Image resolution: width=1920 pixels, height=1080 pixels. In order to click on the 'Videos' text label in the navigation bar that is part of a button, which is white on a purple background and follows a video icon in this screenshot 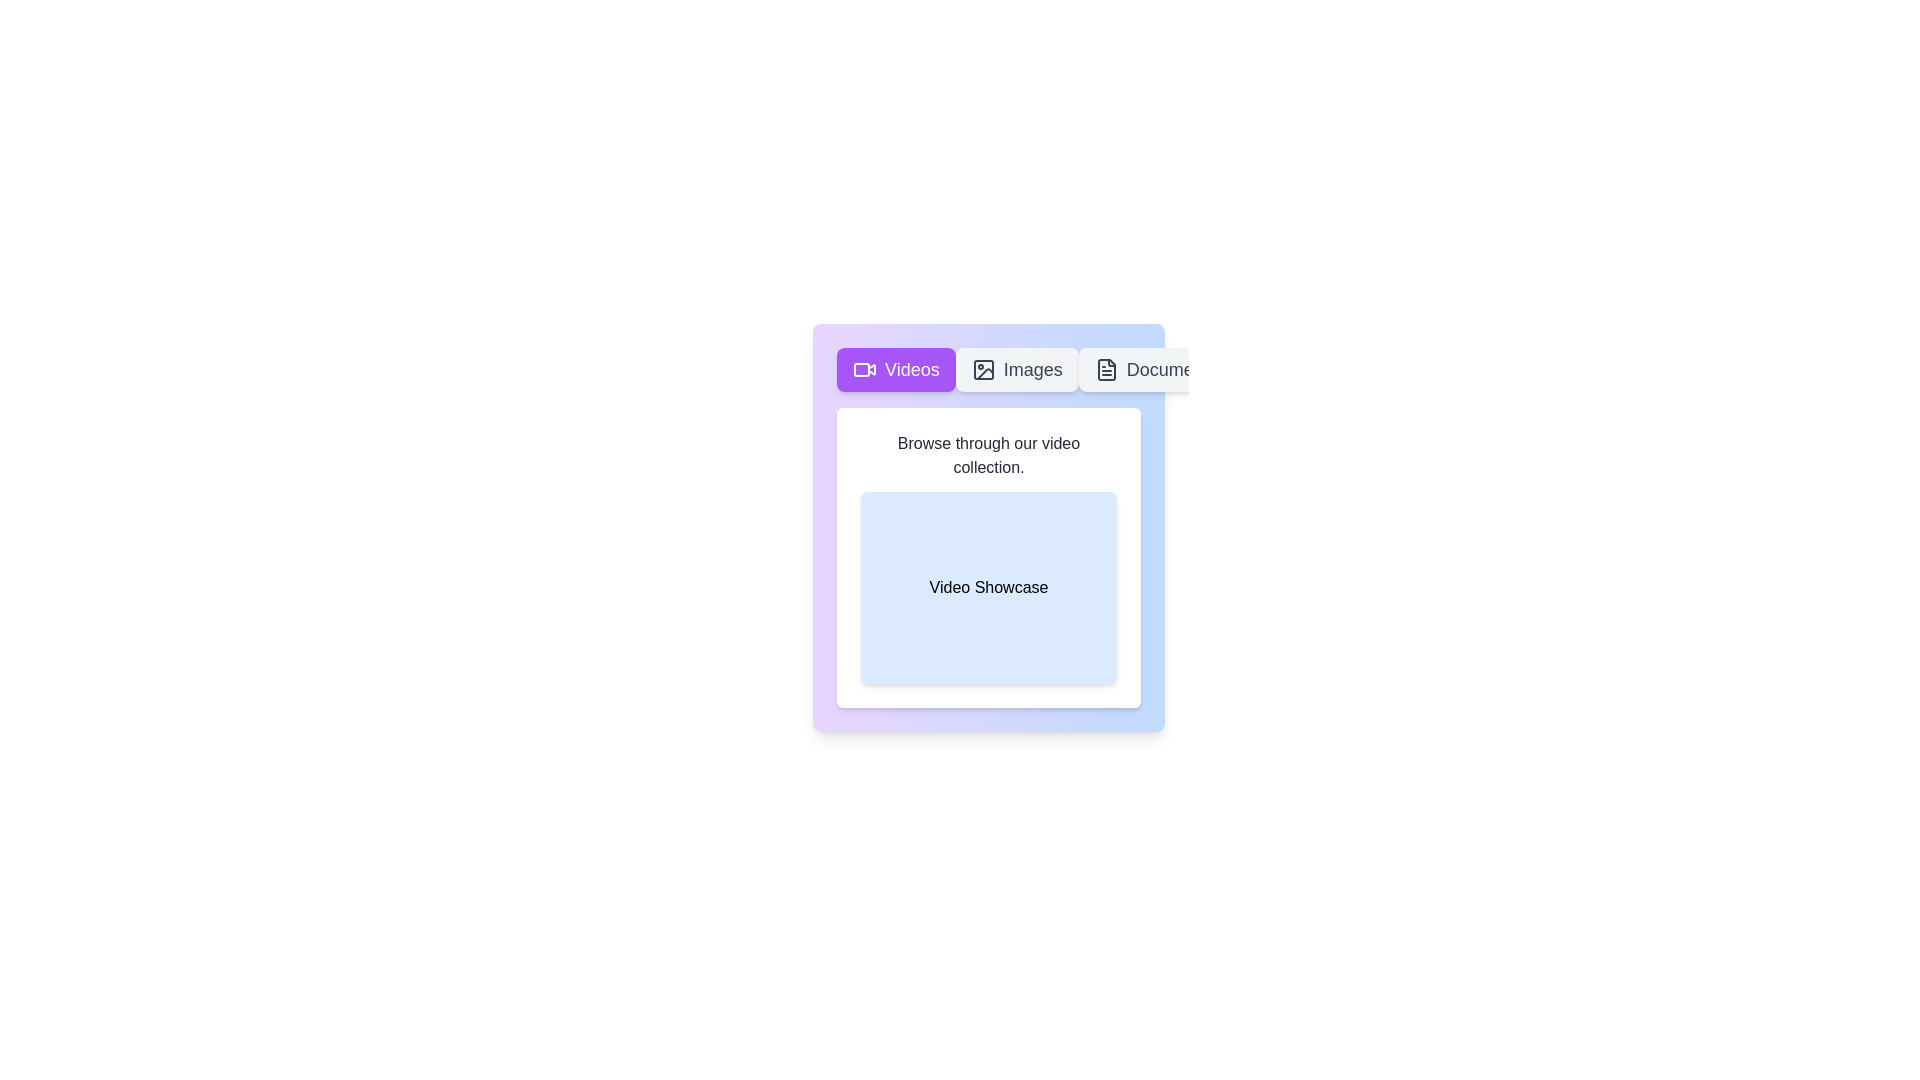, I will do `click(911, 370)`.